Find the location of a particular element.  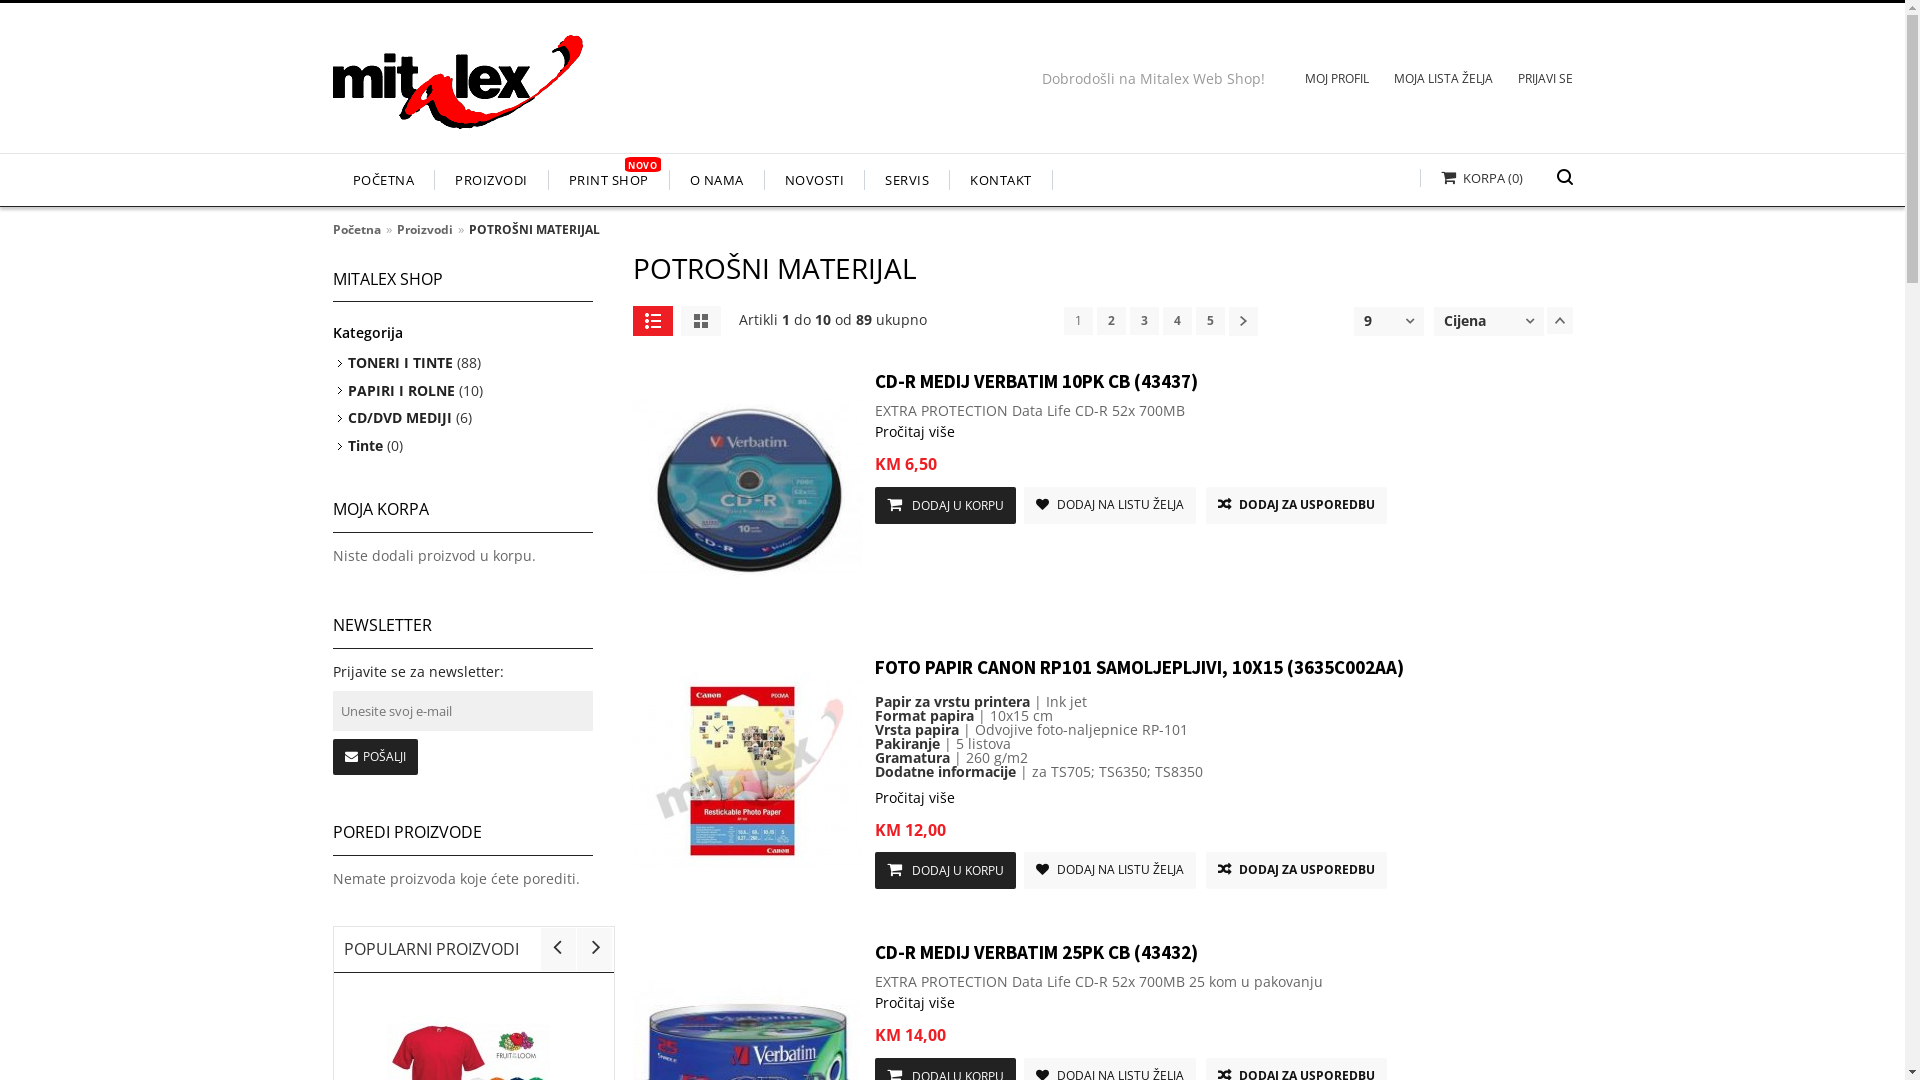

'Lista' is located at coordinates (652, 319).